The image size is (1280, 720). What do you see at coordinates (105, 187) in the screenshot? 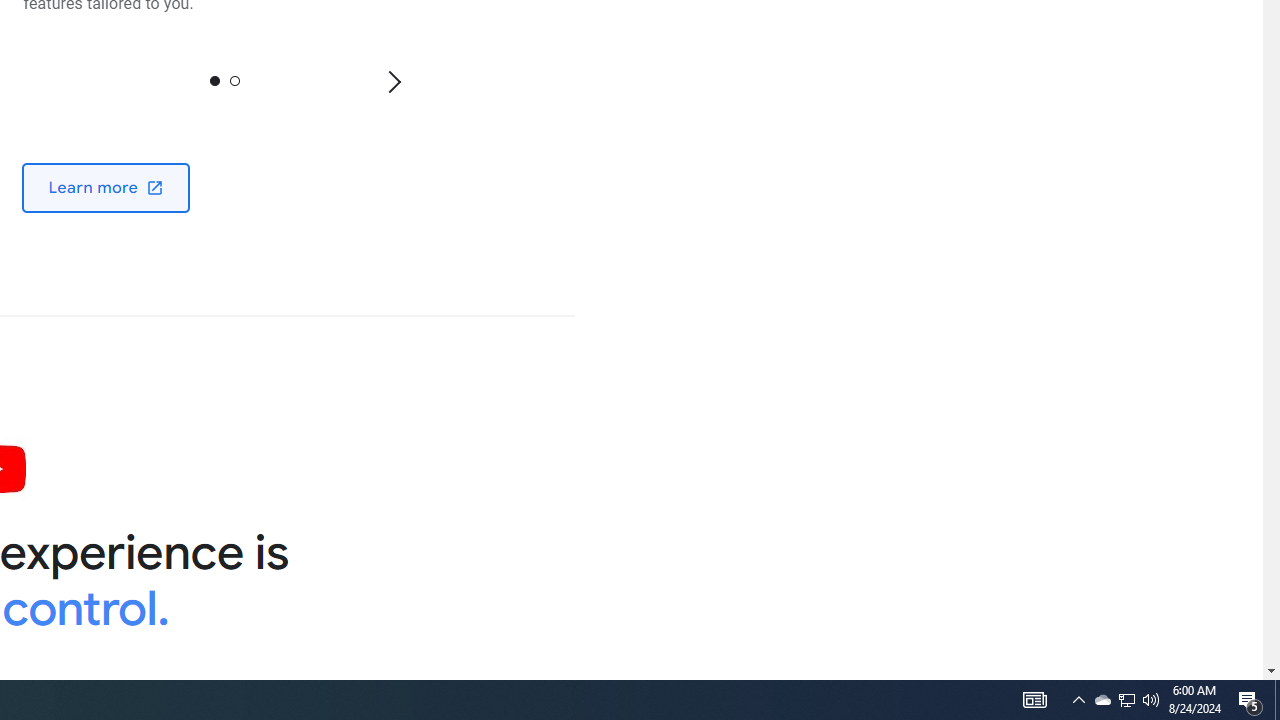
I see `'Learn more about Maps'` at bounding box center [105, 187].